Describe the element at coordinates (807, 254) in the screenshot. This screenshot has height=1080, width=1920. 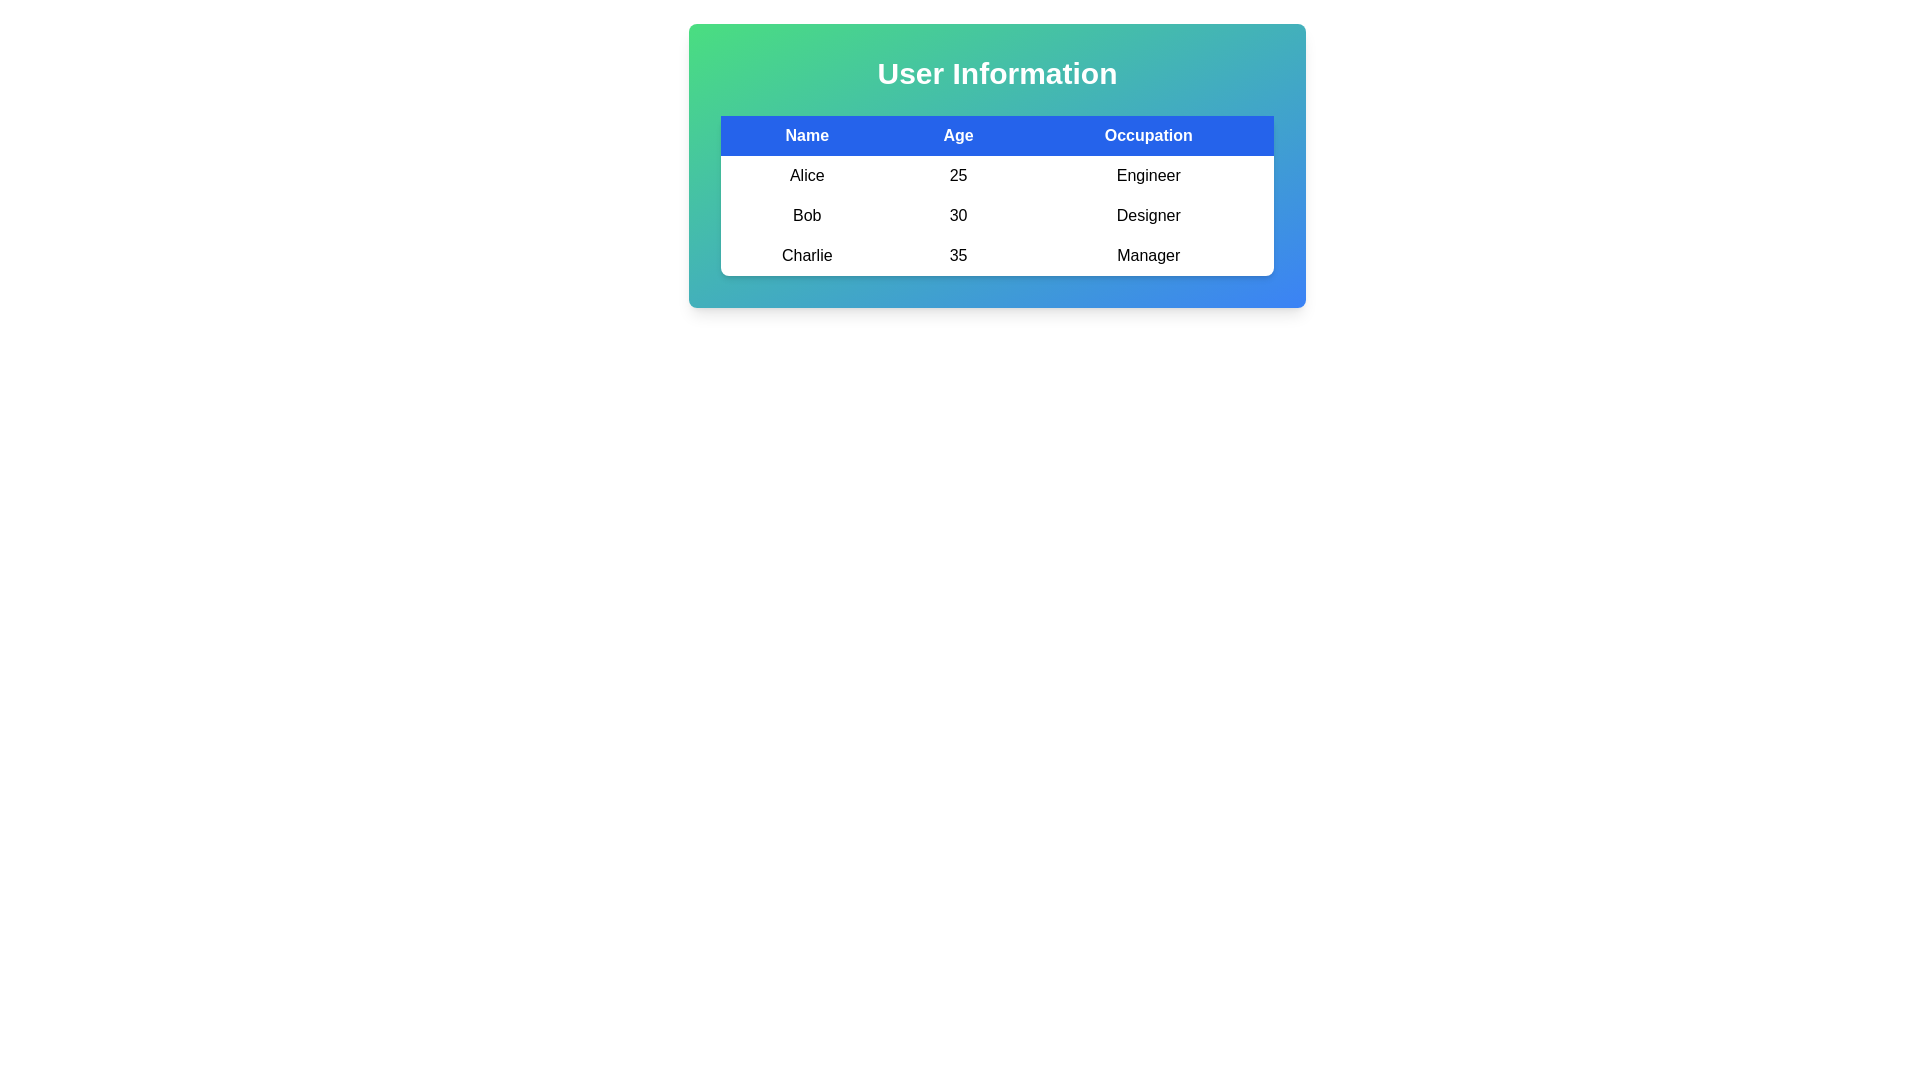
I see `the text label element displaying 'Charlie' located in the third row under the 'Name' column of the table` at that location.